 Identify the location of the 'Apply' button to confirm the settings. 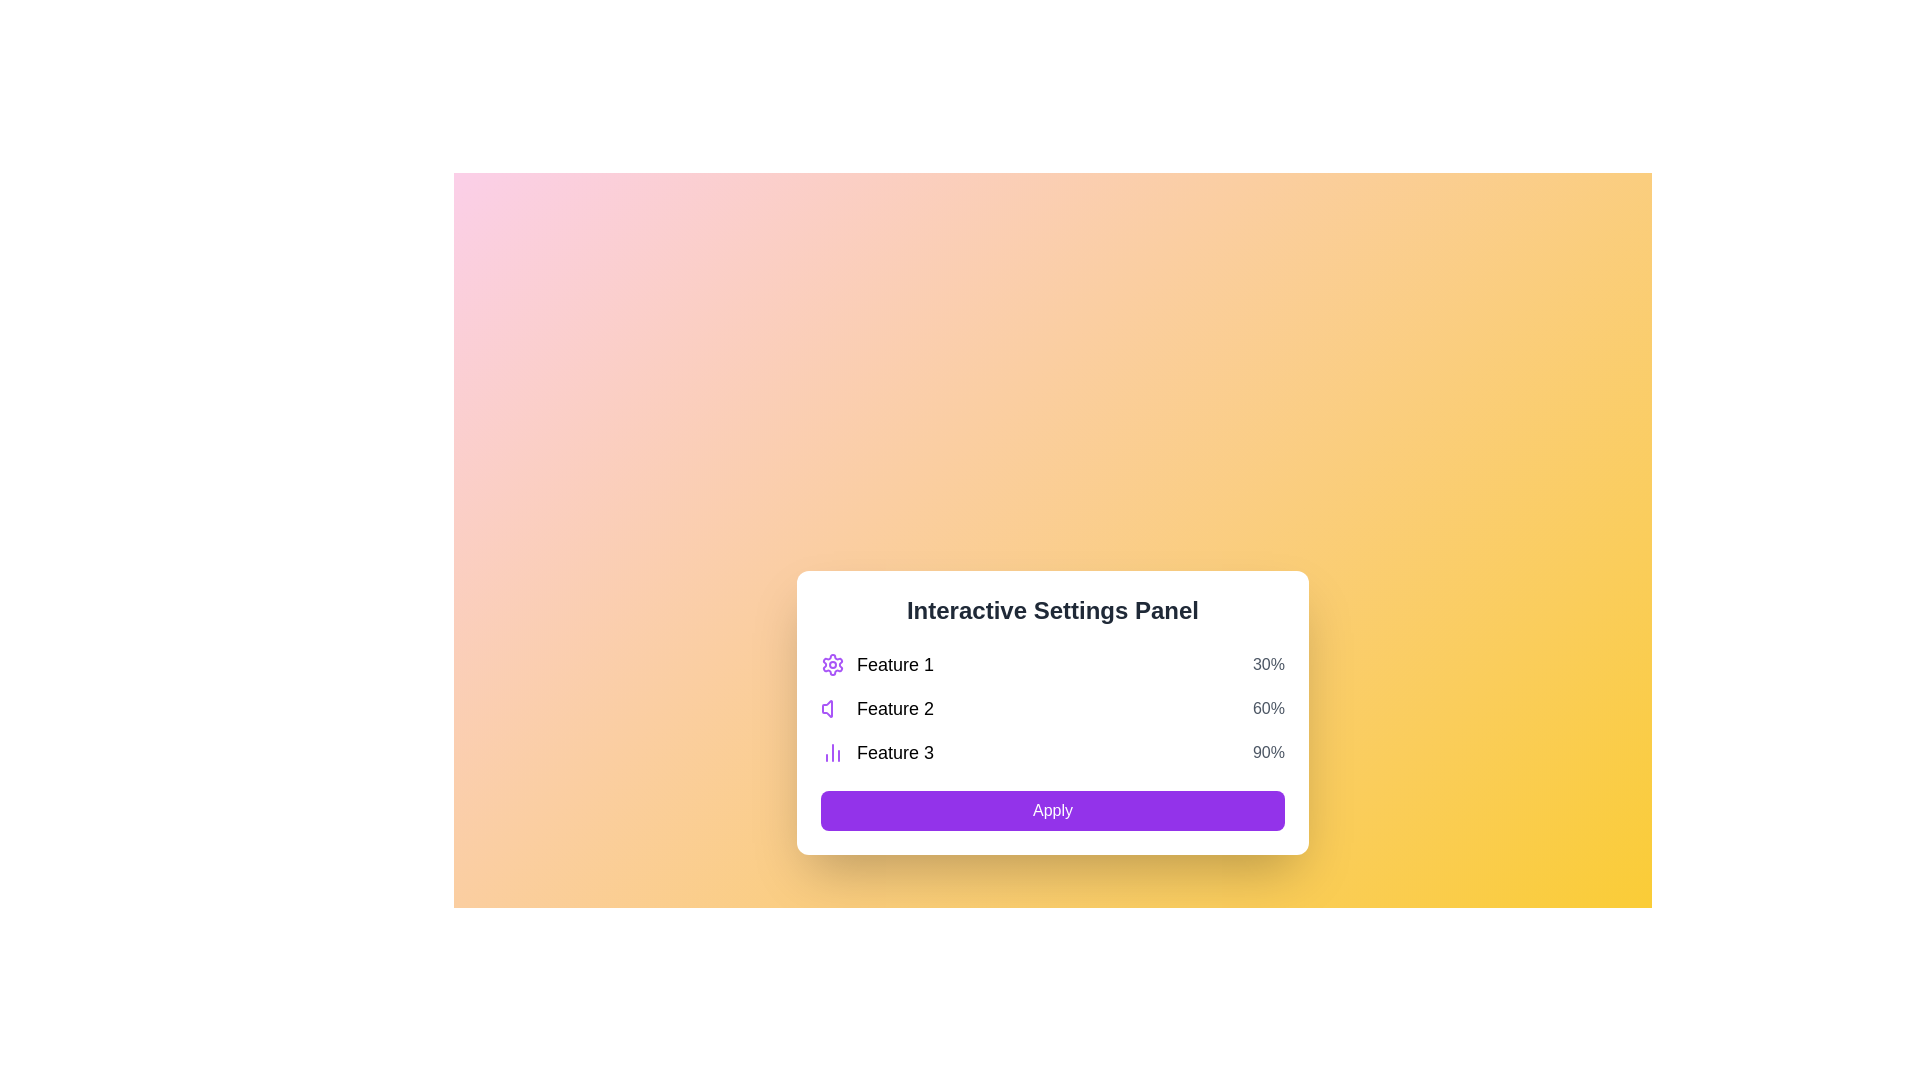
(1051, 810).